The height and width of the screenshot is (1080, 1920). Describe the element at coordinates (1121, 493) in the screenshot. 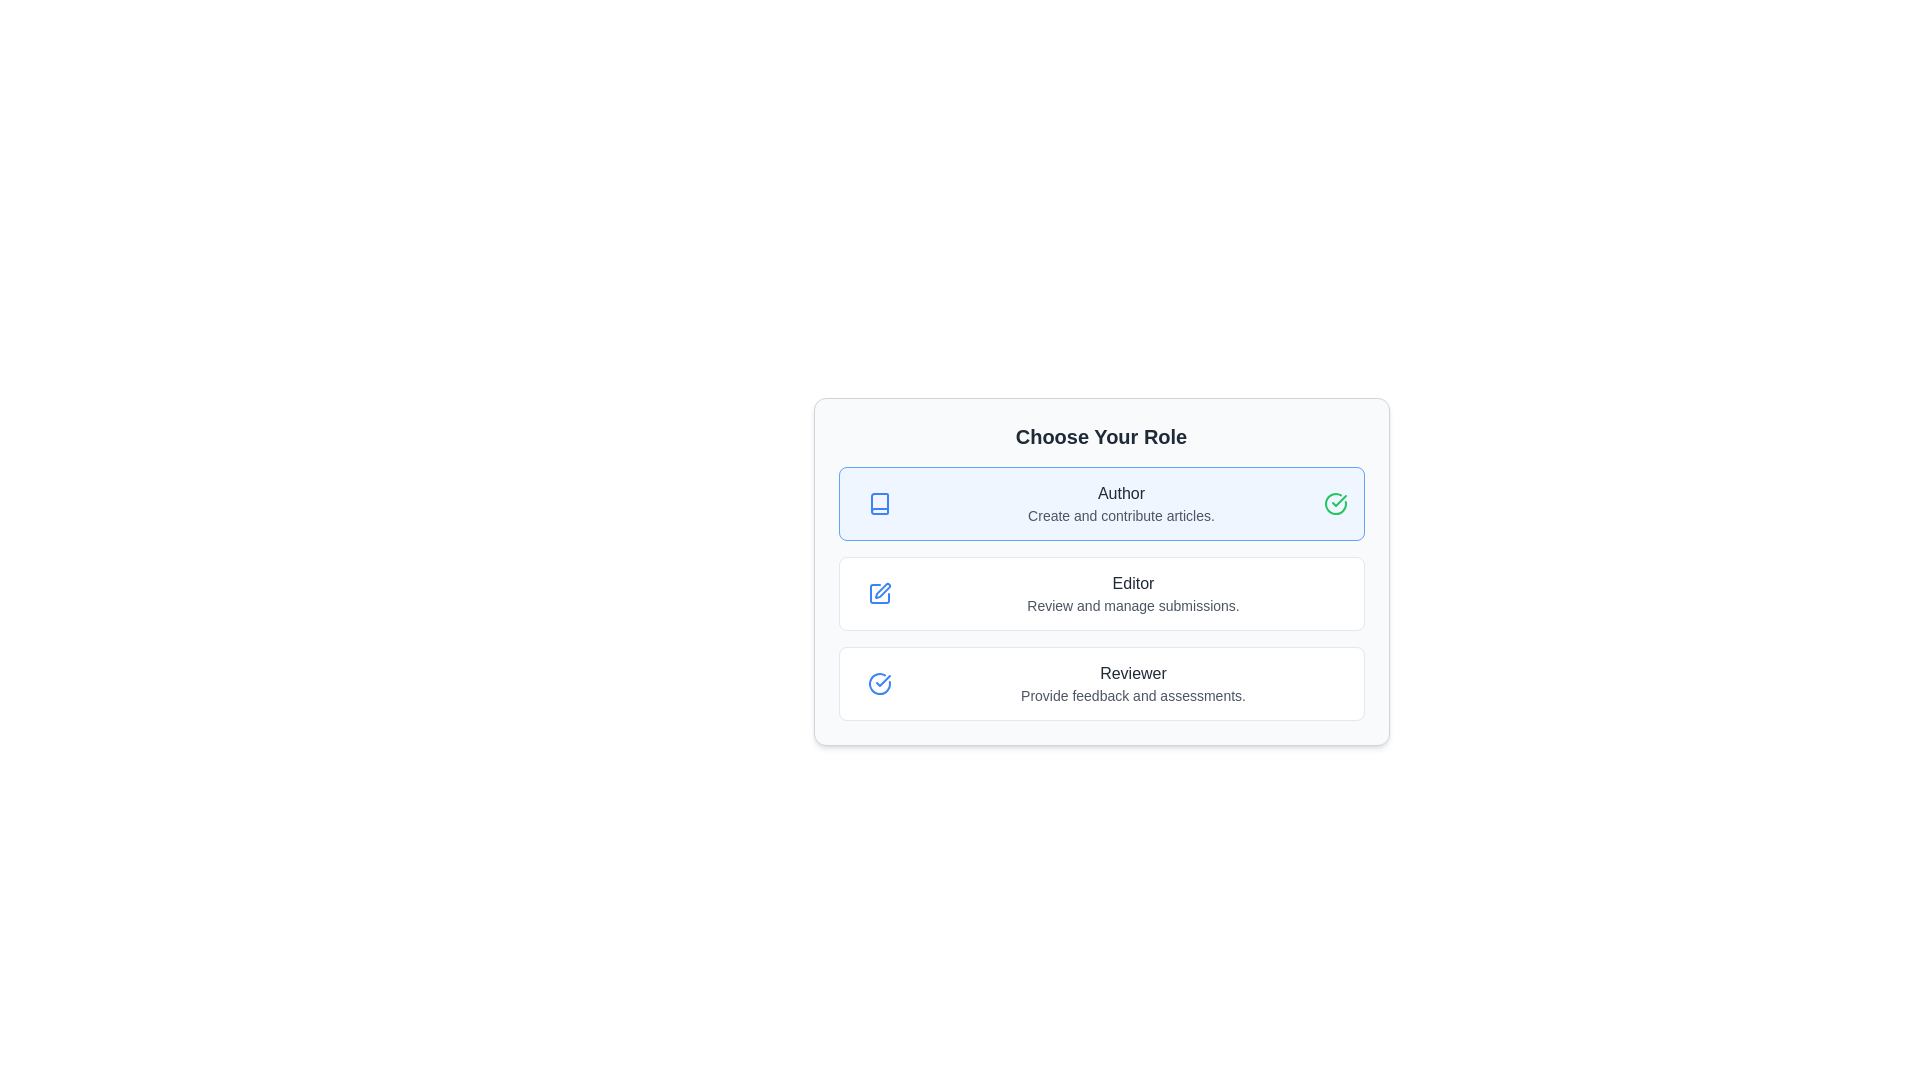

I see `the 'Author' text label, which serves as a header for the first selectable role option in the interface, located above the descriptive text 'Create and contribute articles.'` at that location.